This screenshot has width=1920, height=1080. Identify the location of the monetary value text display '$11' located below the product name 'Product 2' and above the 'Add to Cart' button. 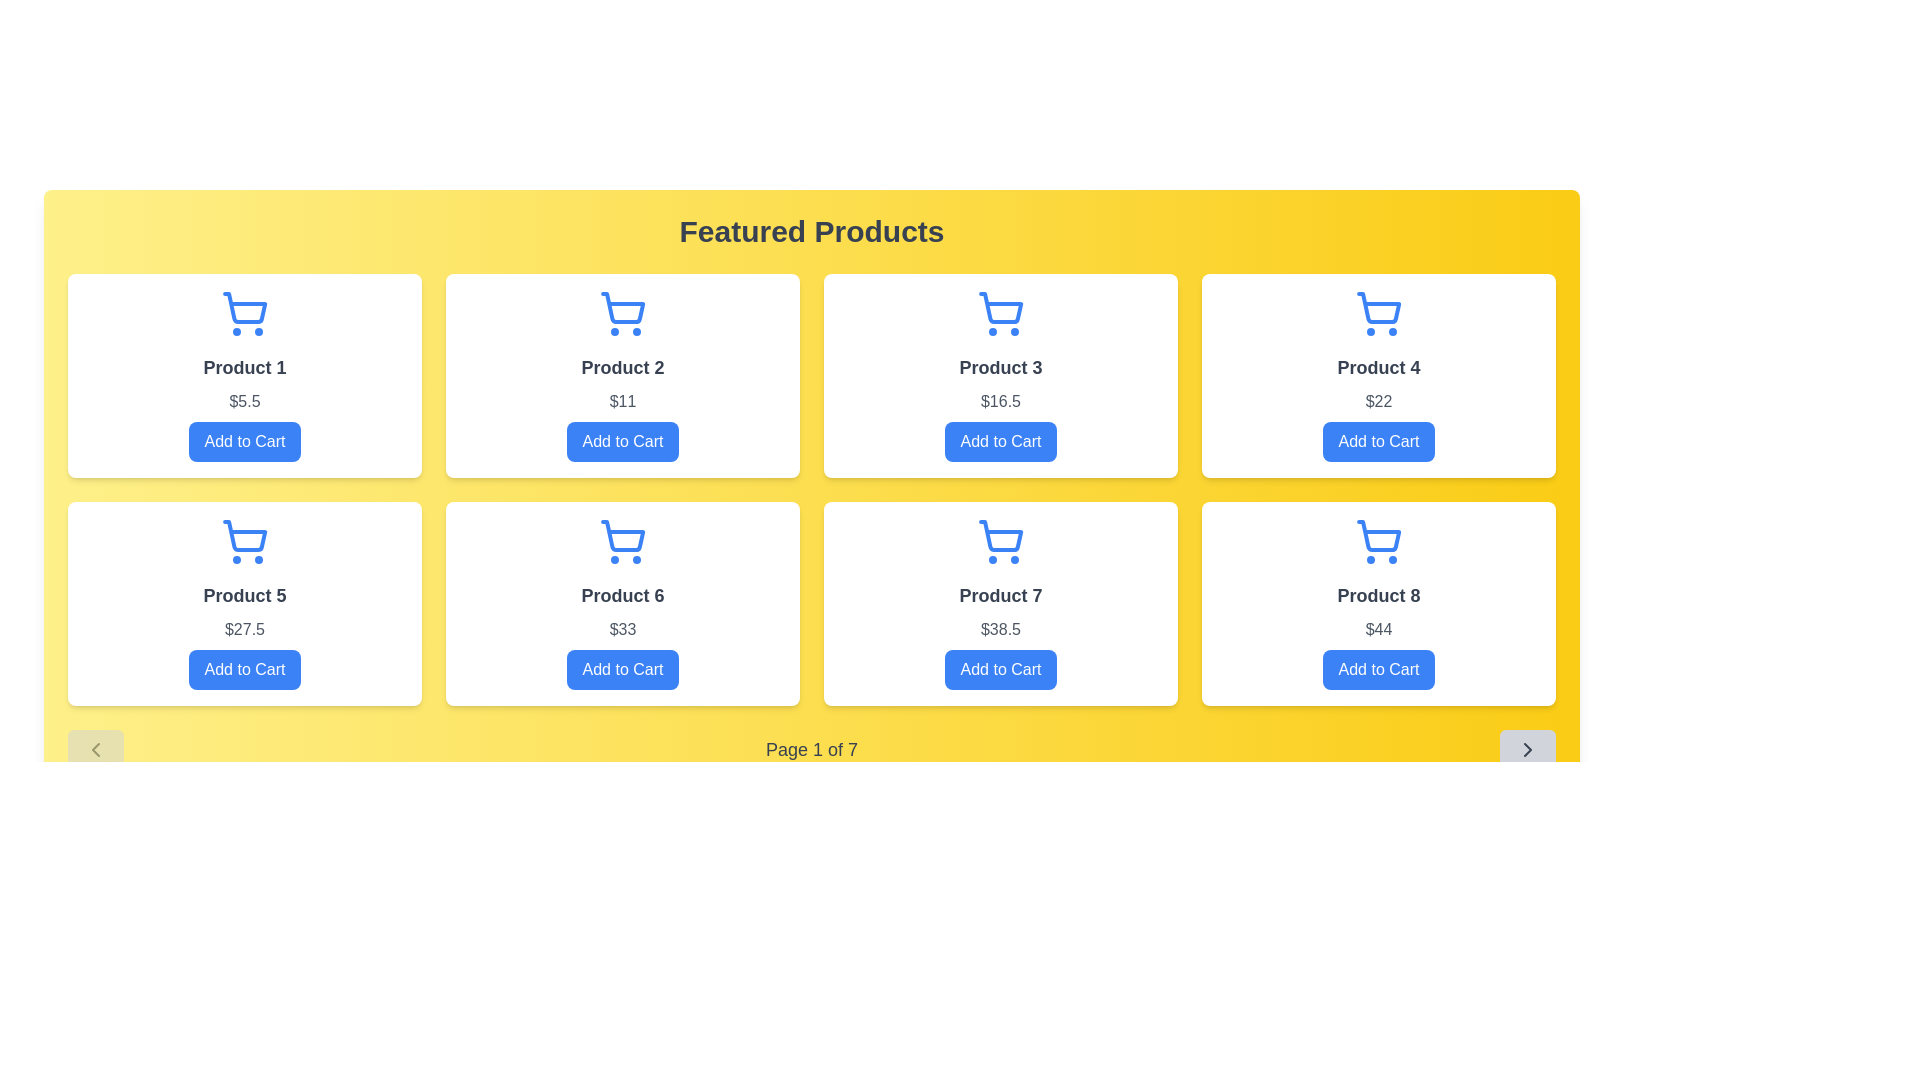
(622, 401).